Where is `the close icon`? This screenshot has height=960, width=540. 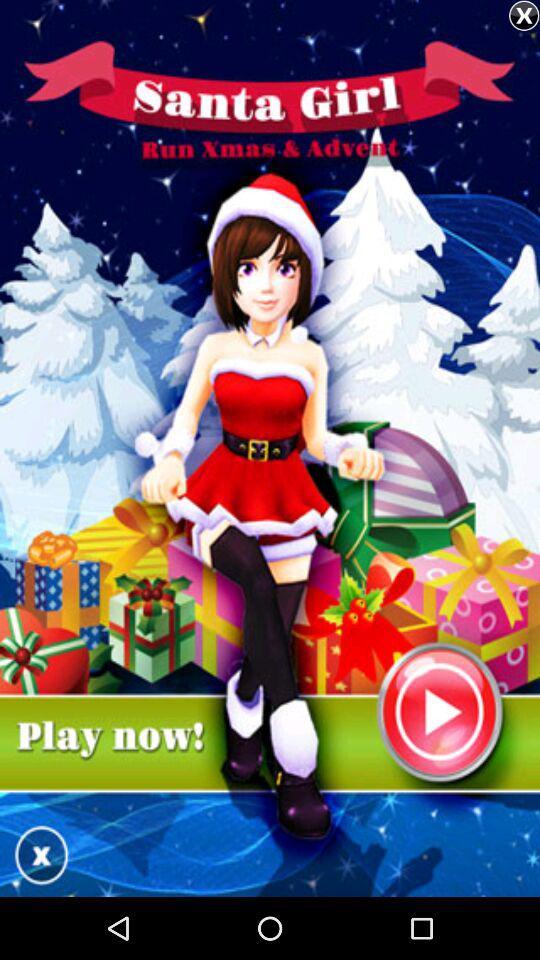 the close icon is located at coordinates (524, 15).